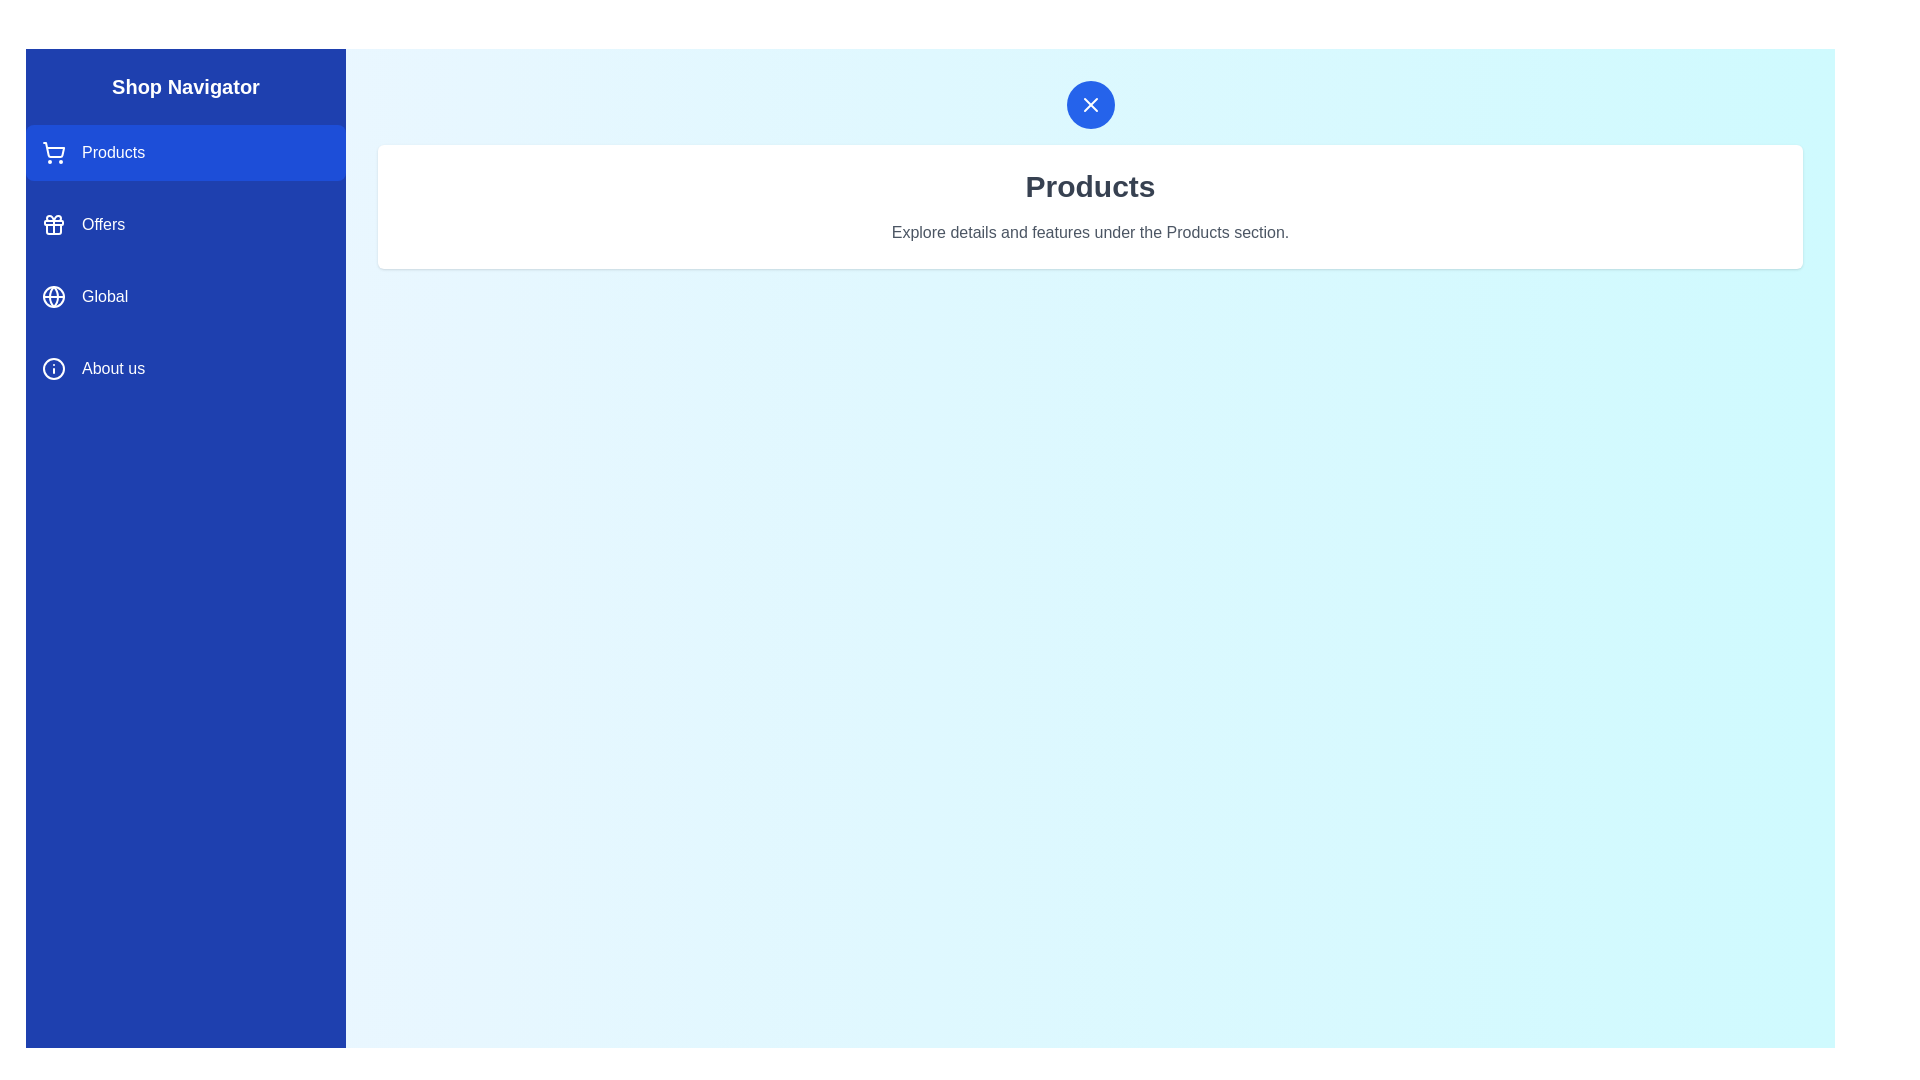 This screenshot has height=1080, width=1920. I want to click on the drawer item corresponding to the section About us, so click(186, 369).